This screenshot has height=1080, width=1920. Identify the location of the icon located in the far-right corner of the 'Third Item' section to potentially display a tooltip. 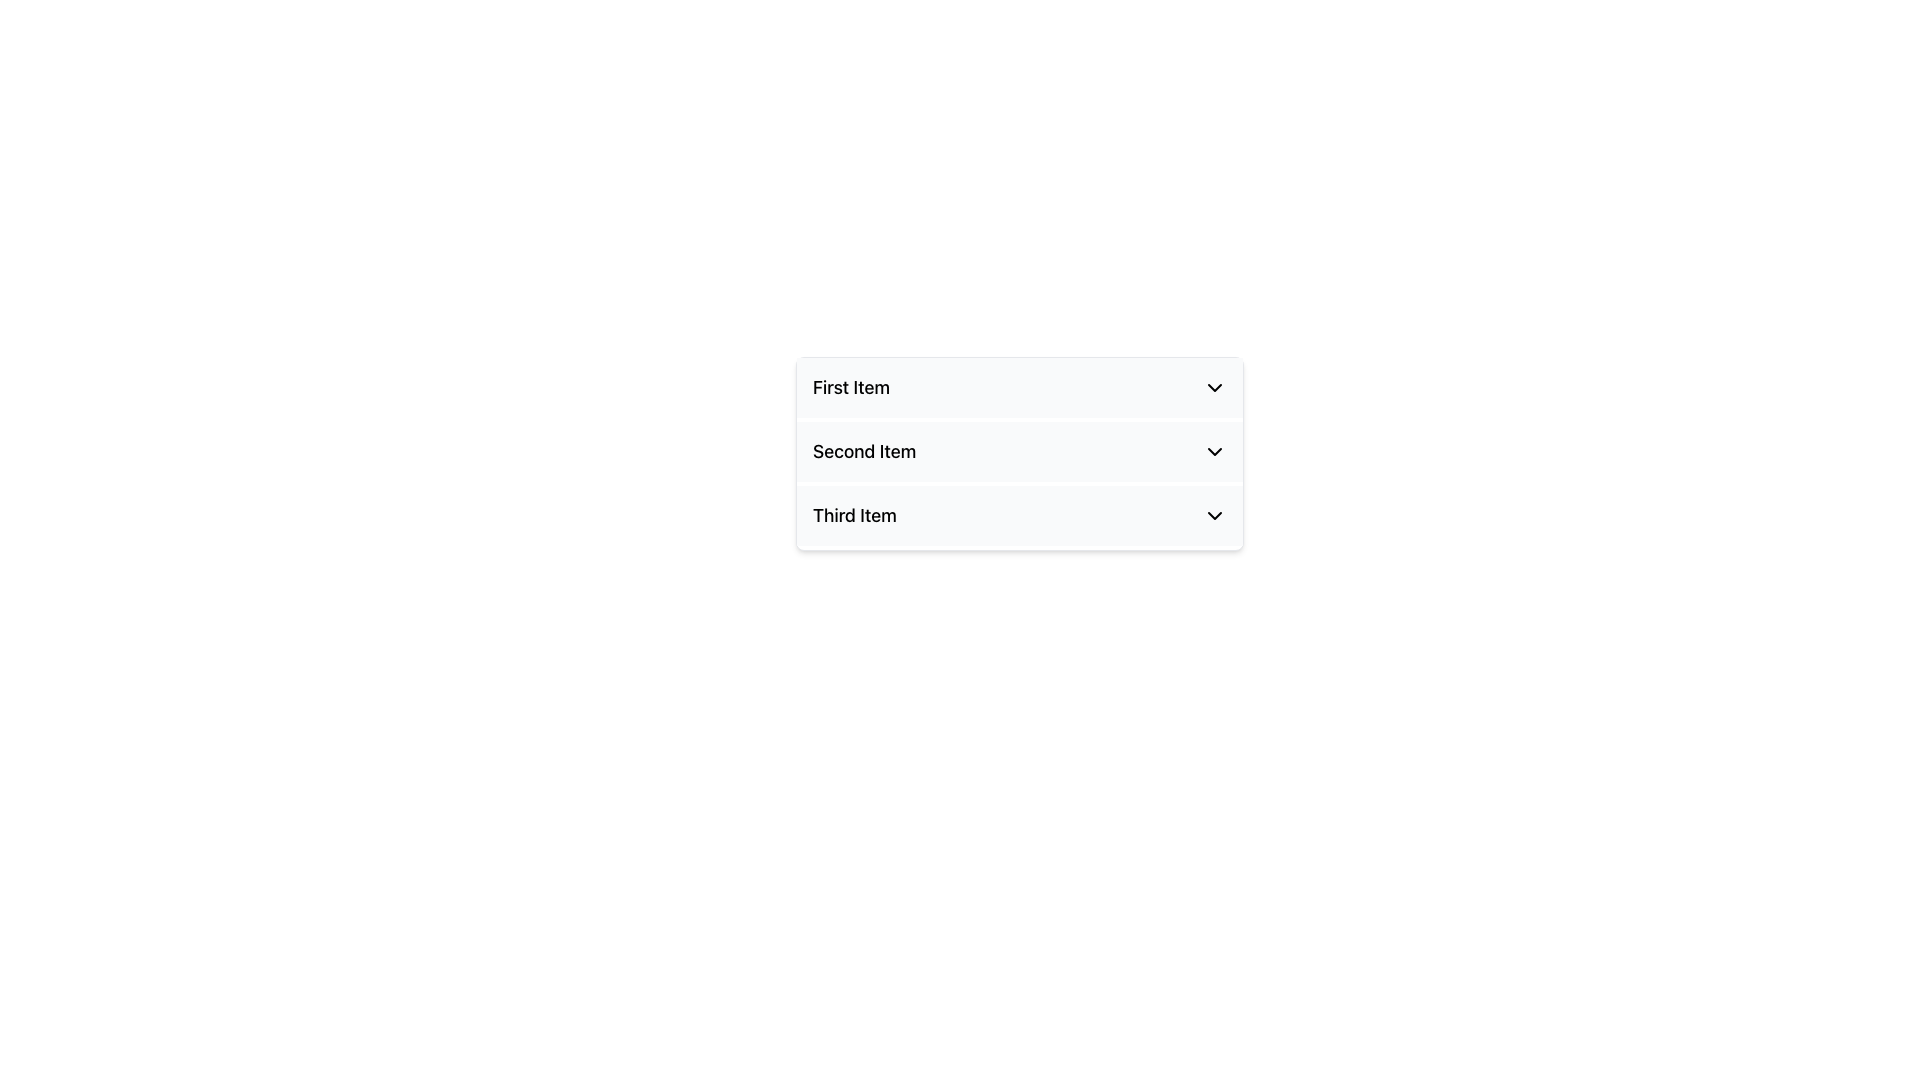
(1213, 515).